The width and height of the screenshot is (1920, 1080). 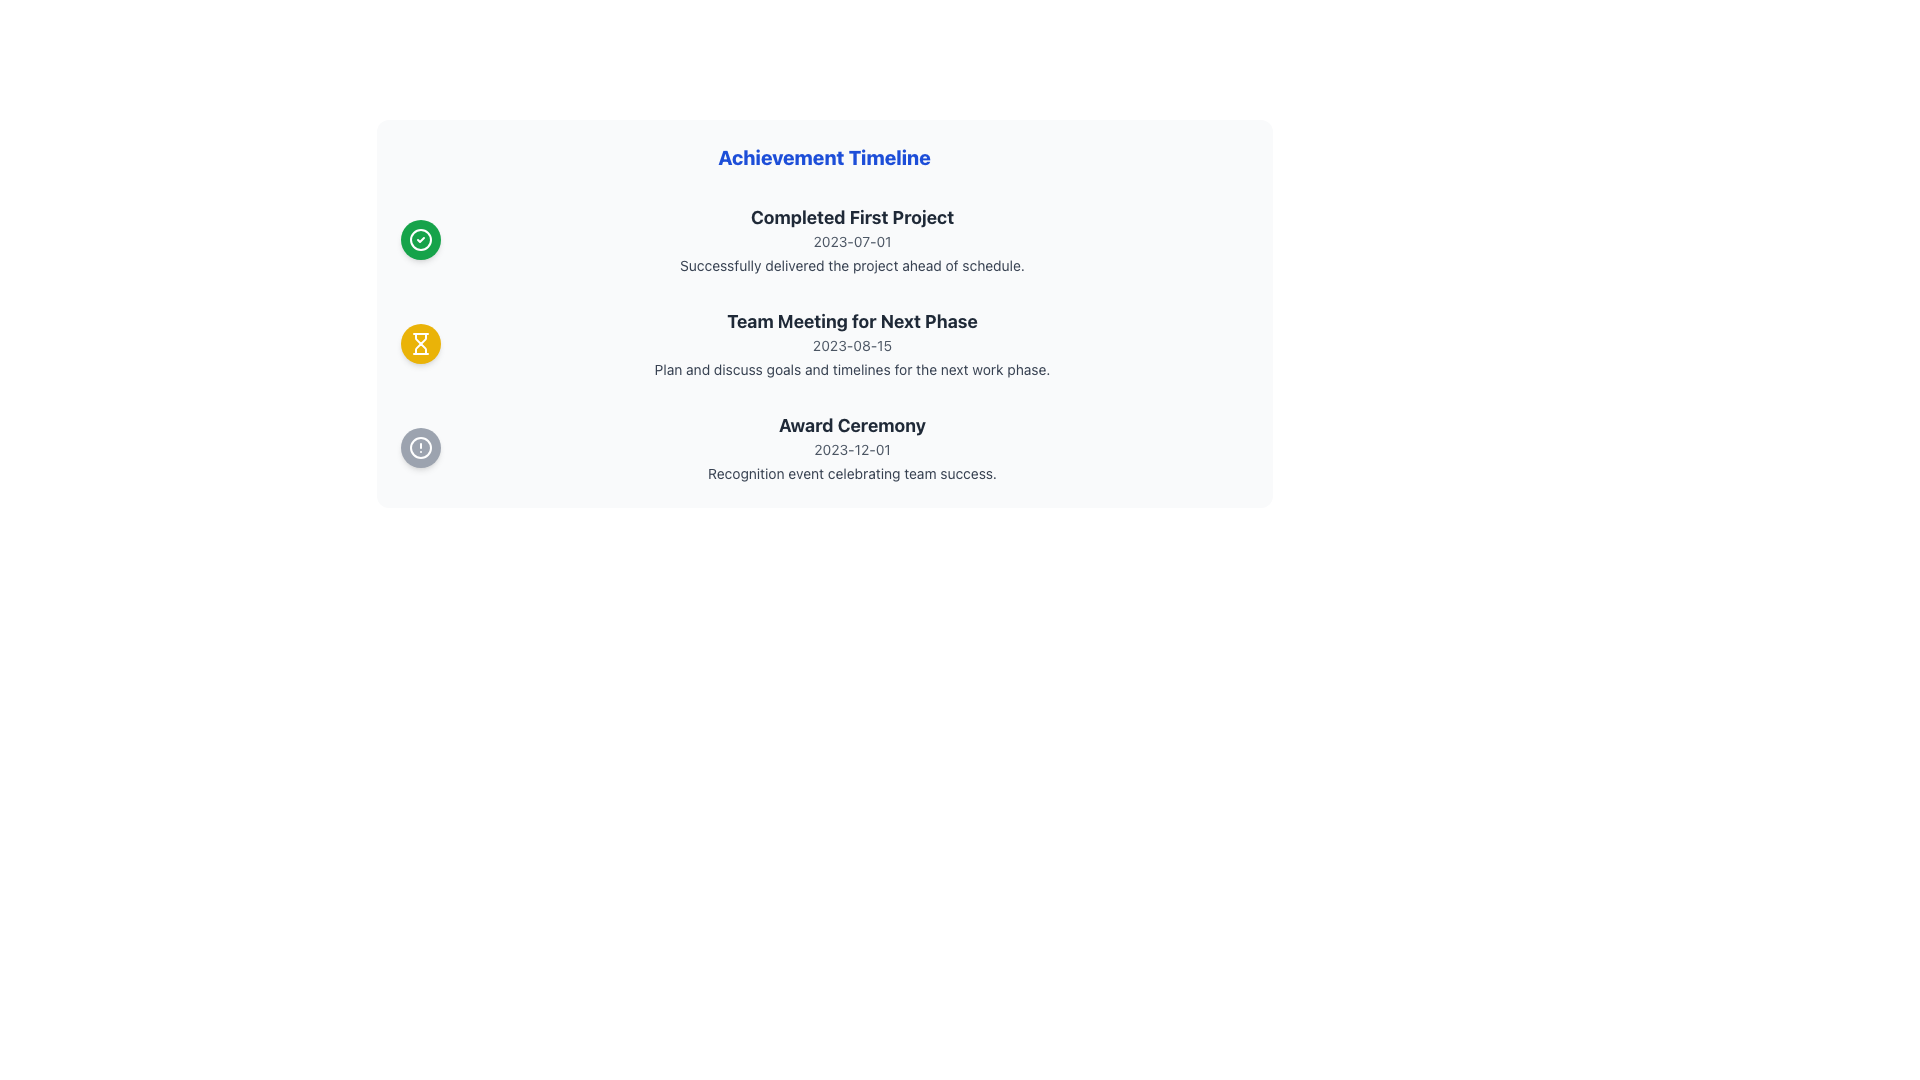 What do you see at coordinates (852, 474) in the screenshot?
I see `the text element that contains 'Recognition event celebrating team success.' located under the '2023-12-01' date in the description section of the 'Award Ceremony'` at bounding box center [852, 474].